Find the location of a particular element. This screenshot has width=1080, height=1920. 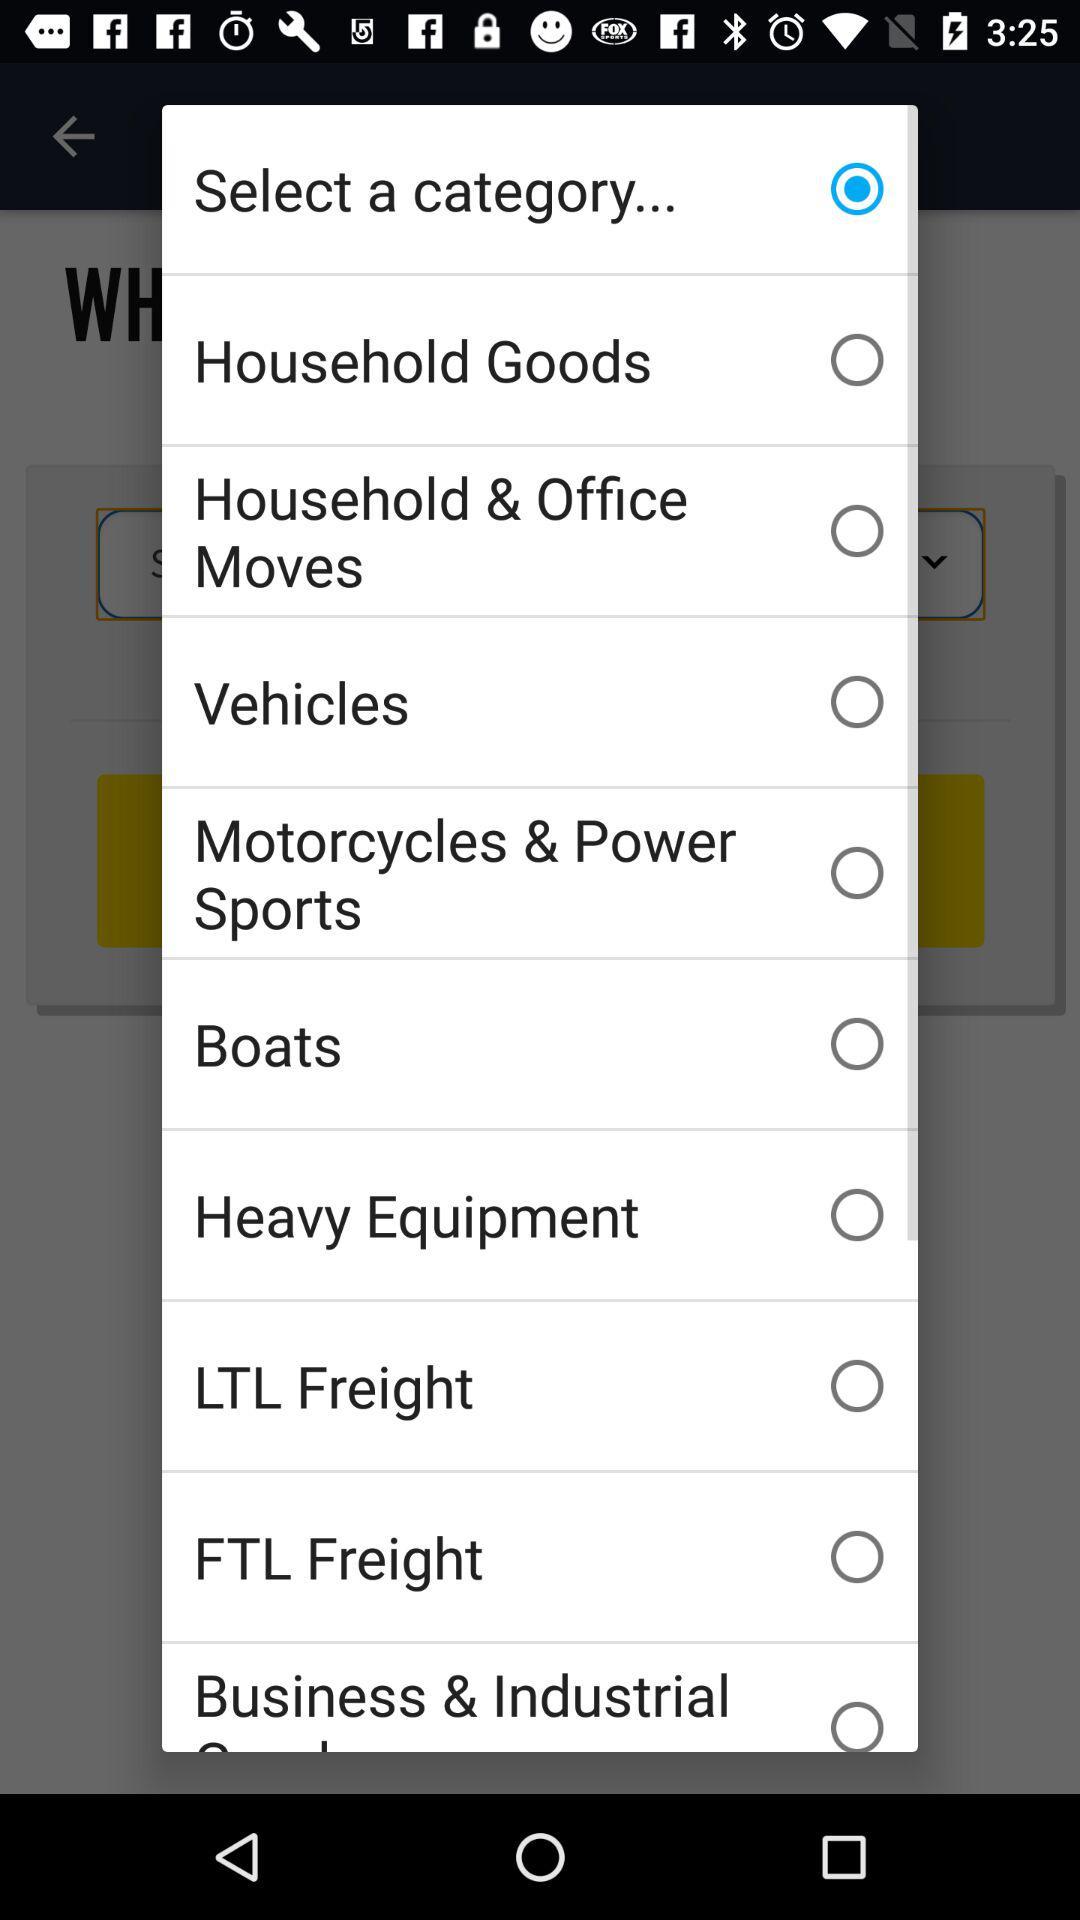

the heavy equipment icon is located at coordinates (540, 1213).